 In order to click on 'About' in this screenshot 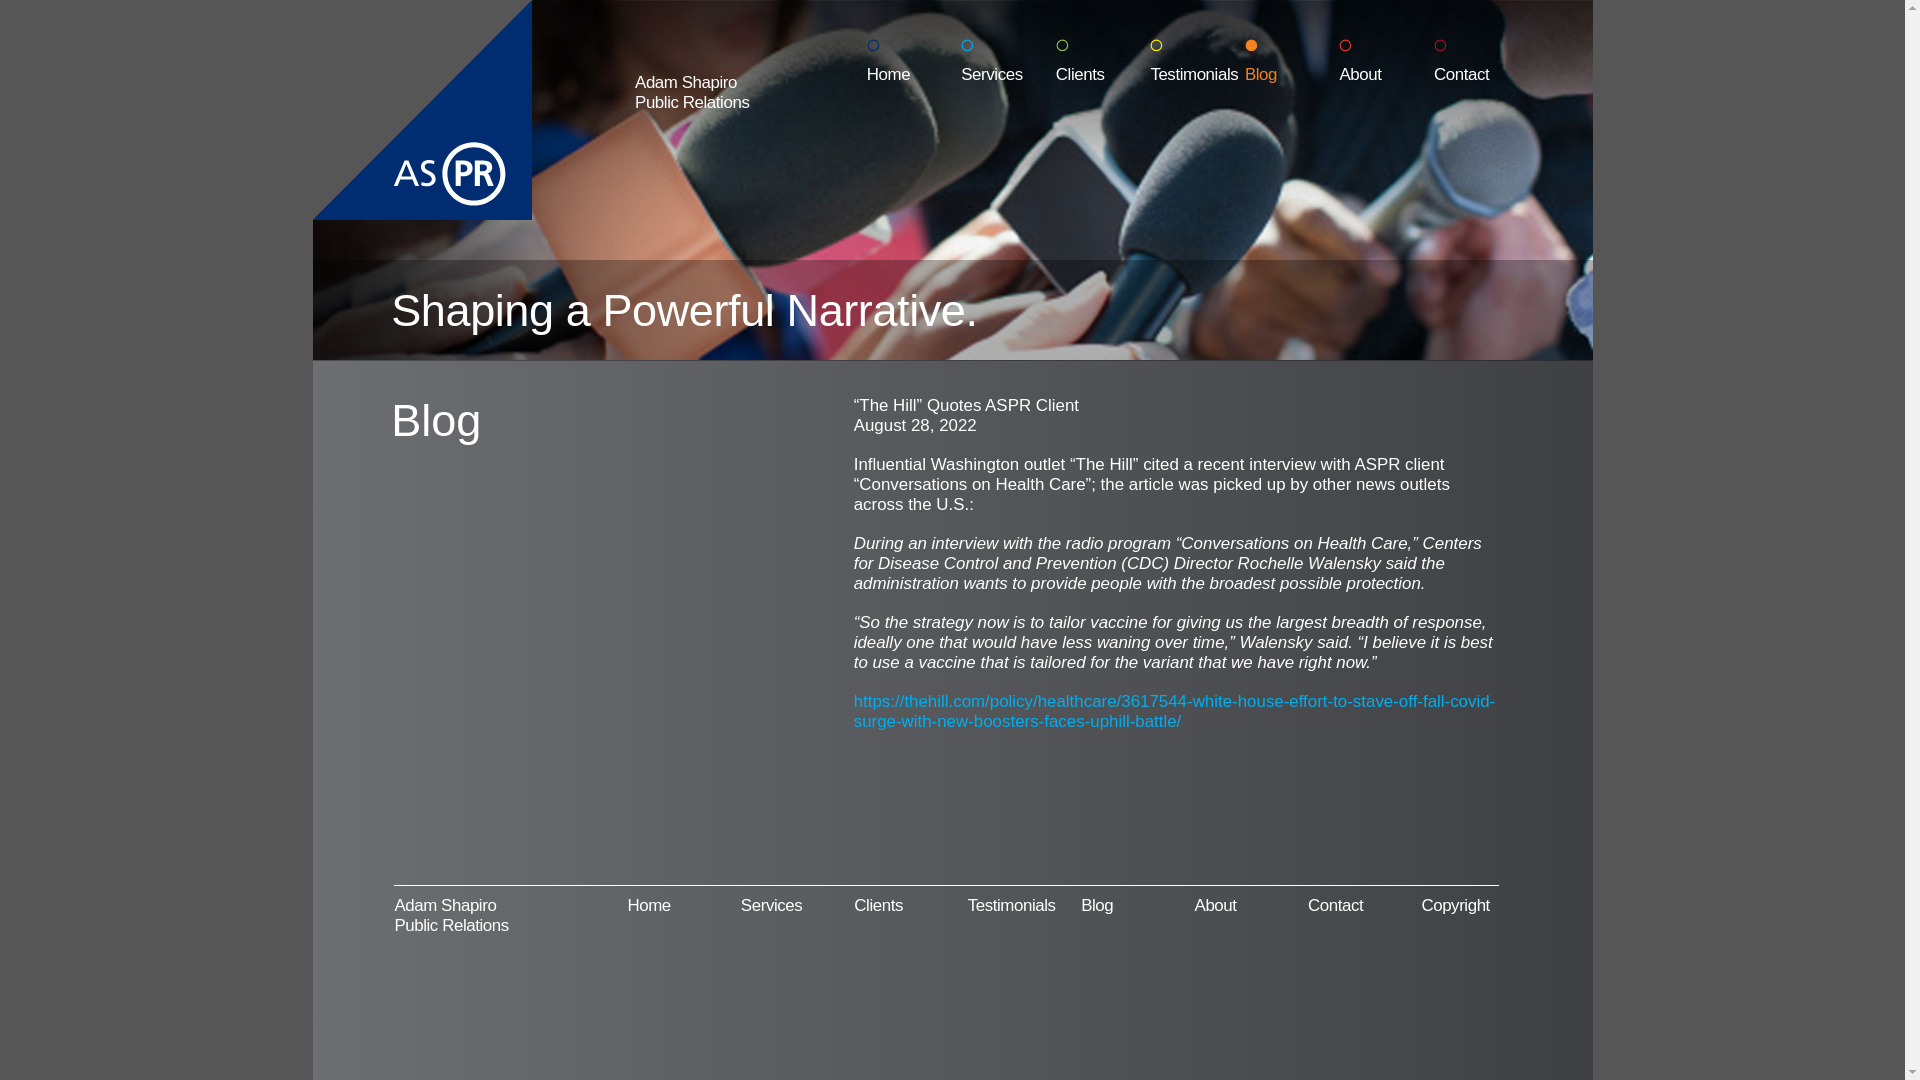, I will do `click(1214, 905)`.